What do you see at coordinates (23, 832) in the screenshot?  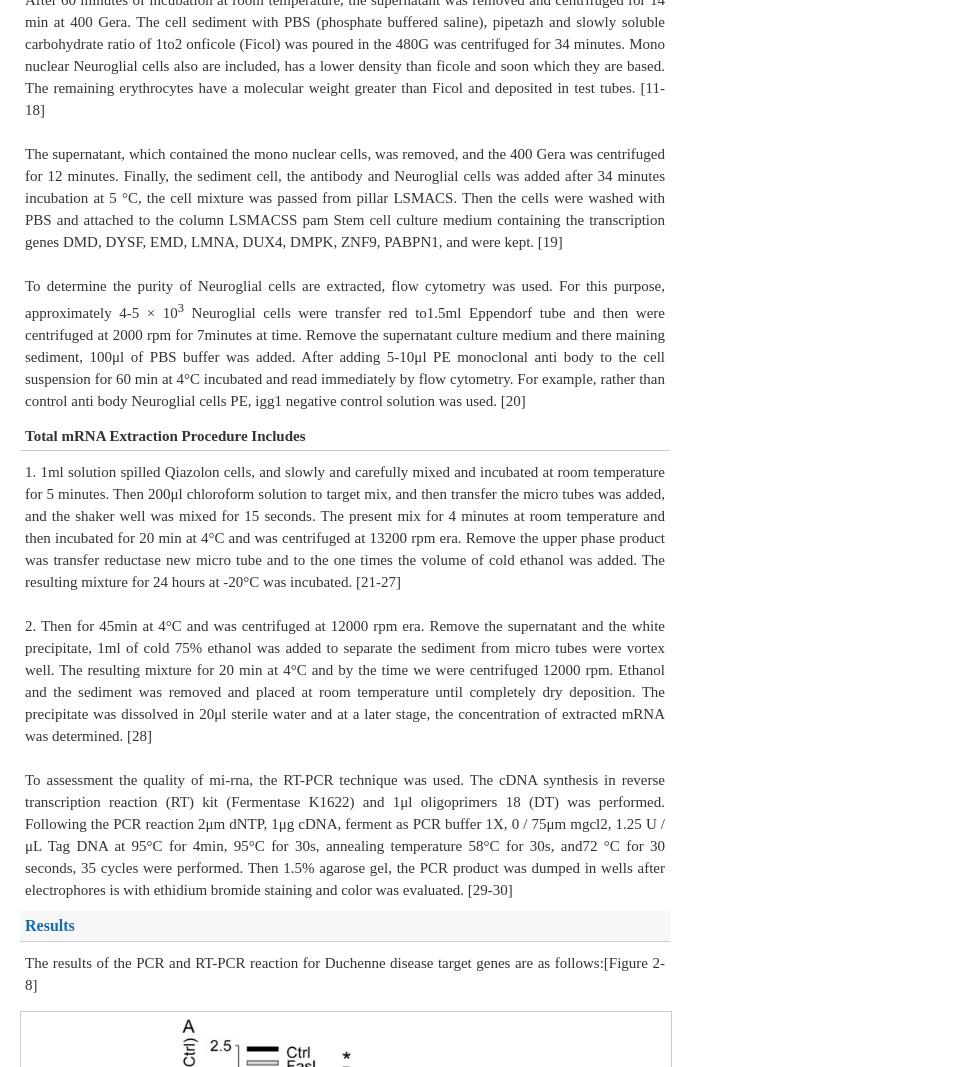 I see `'To assessment the quality of mi-rna, the RT-PCR technique
was used. The cDNA synthesis in reverse transcription reaction
(RT) kit (Fermentase K1622) and 1μl oligoprimers 18 (DT) was
performed. Following the PCR reaction 2μm dNTP, 1μg cDNA,
ferment as PCR buffer 1X, 0 / 75μm mgcl2, 1.25 U / μL Tag DNA
at 95°C for 4min, 95°C for 30s, annealing temperature 58°C for
30s, and72 °C for 30 seconds, 35 cycles were performed. Then
1.5% agarose gel, the PCR product was dumped in wells after
electrophores is with ethidium bromide staining and color was
evaluated. [29-30]'` at bounding box center [23, 832].